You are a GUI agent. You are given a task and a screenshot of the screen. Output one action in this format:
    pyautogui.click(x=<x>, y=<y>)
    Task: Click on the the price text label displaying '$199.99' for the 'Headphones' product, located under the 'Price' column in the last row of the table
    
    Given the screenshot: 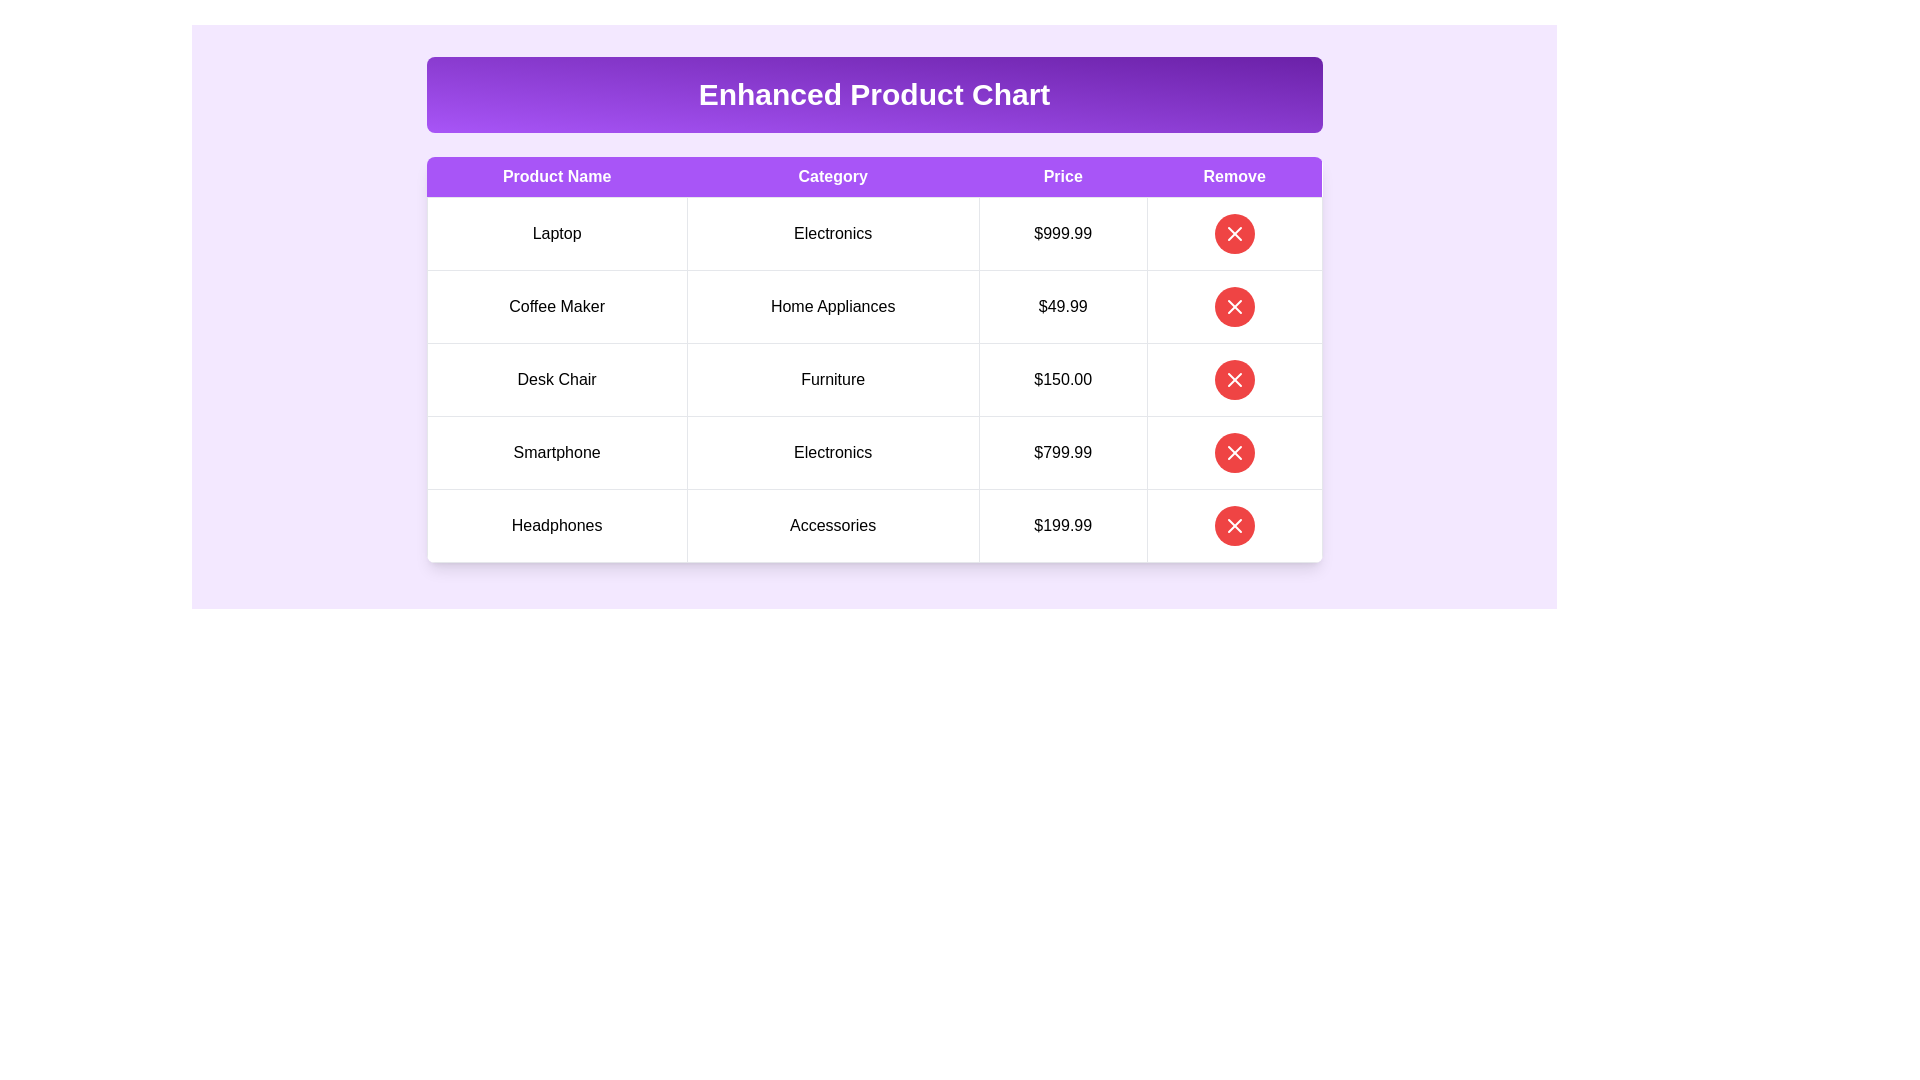 What is the action you would take?
    pyautogui.click(x=1062, y=524)
    